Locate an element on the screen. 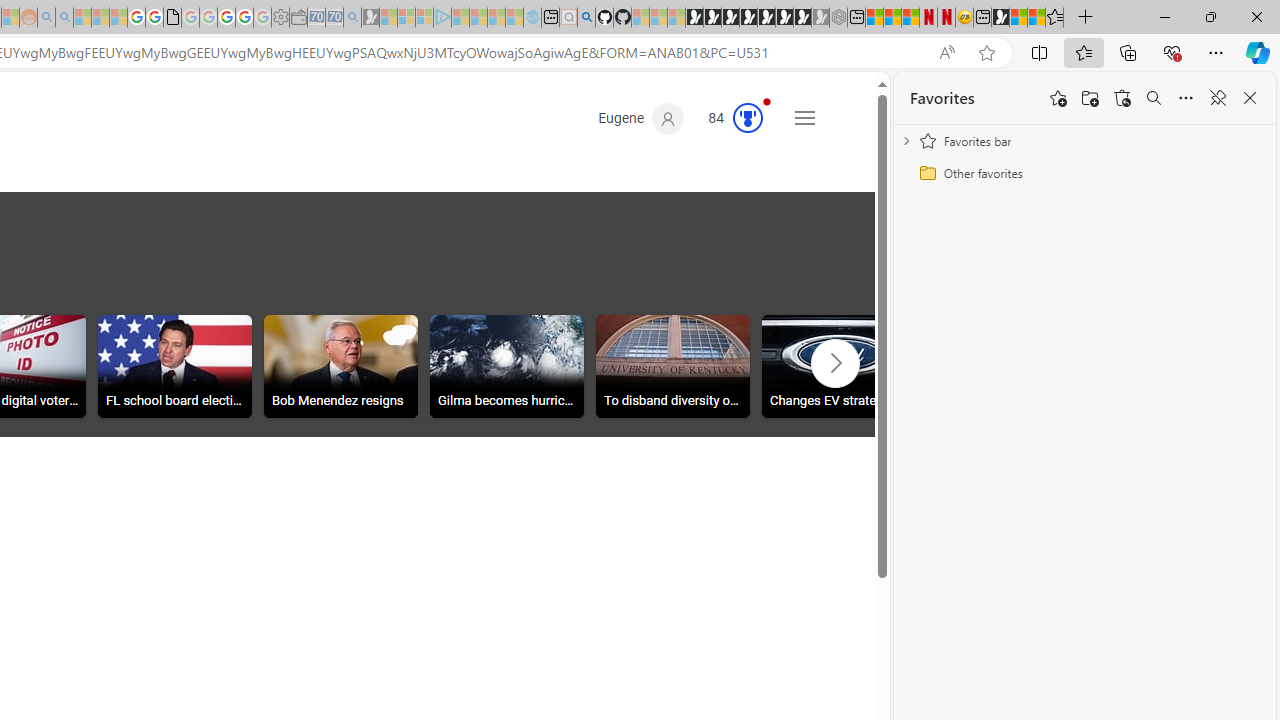  'To disband diversity office' is located at coordinates (673, 366).